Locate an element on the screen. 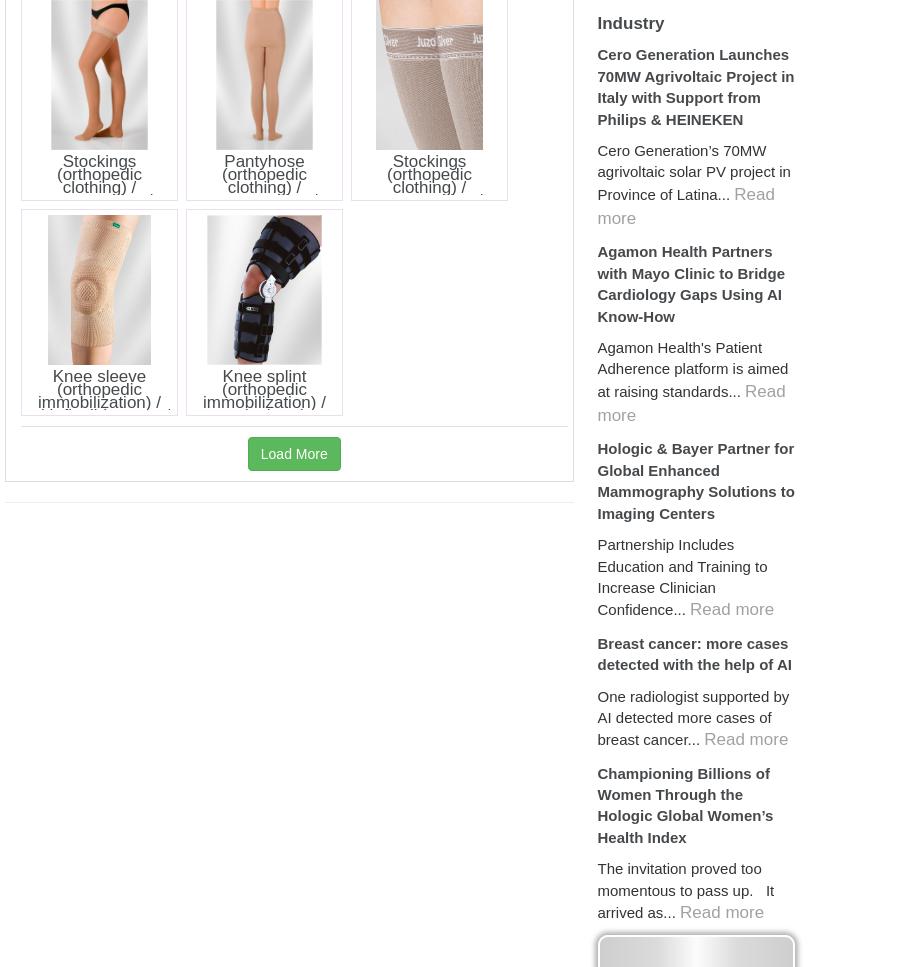 Image resolution: width=898 pixels, height=967 pixels. 'Breast cancer: more cases detected with the help of AI' is located at coordinates (693, 652).